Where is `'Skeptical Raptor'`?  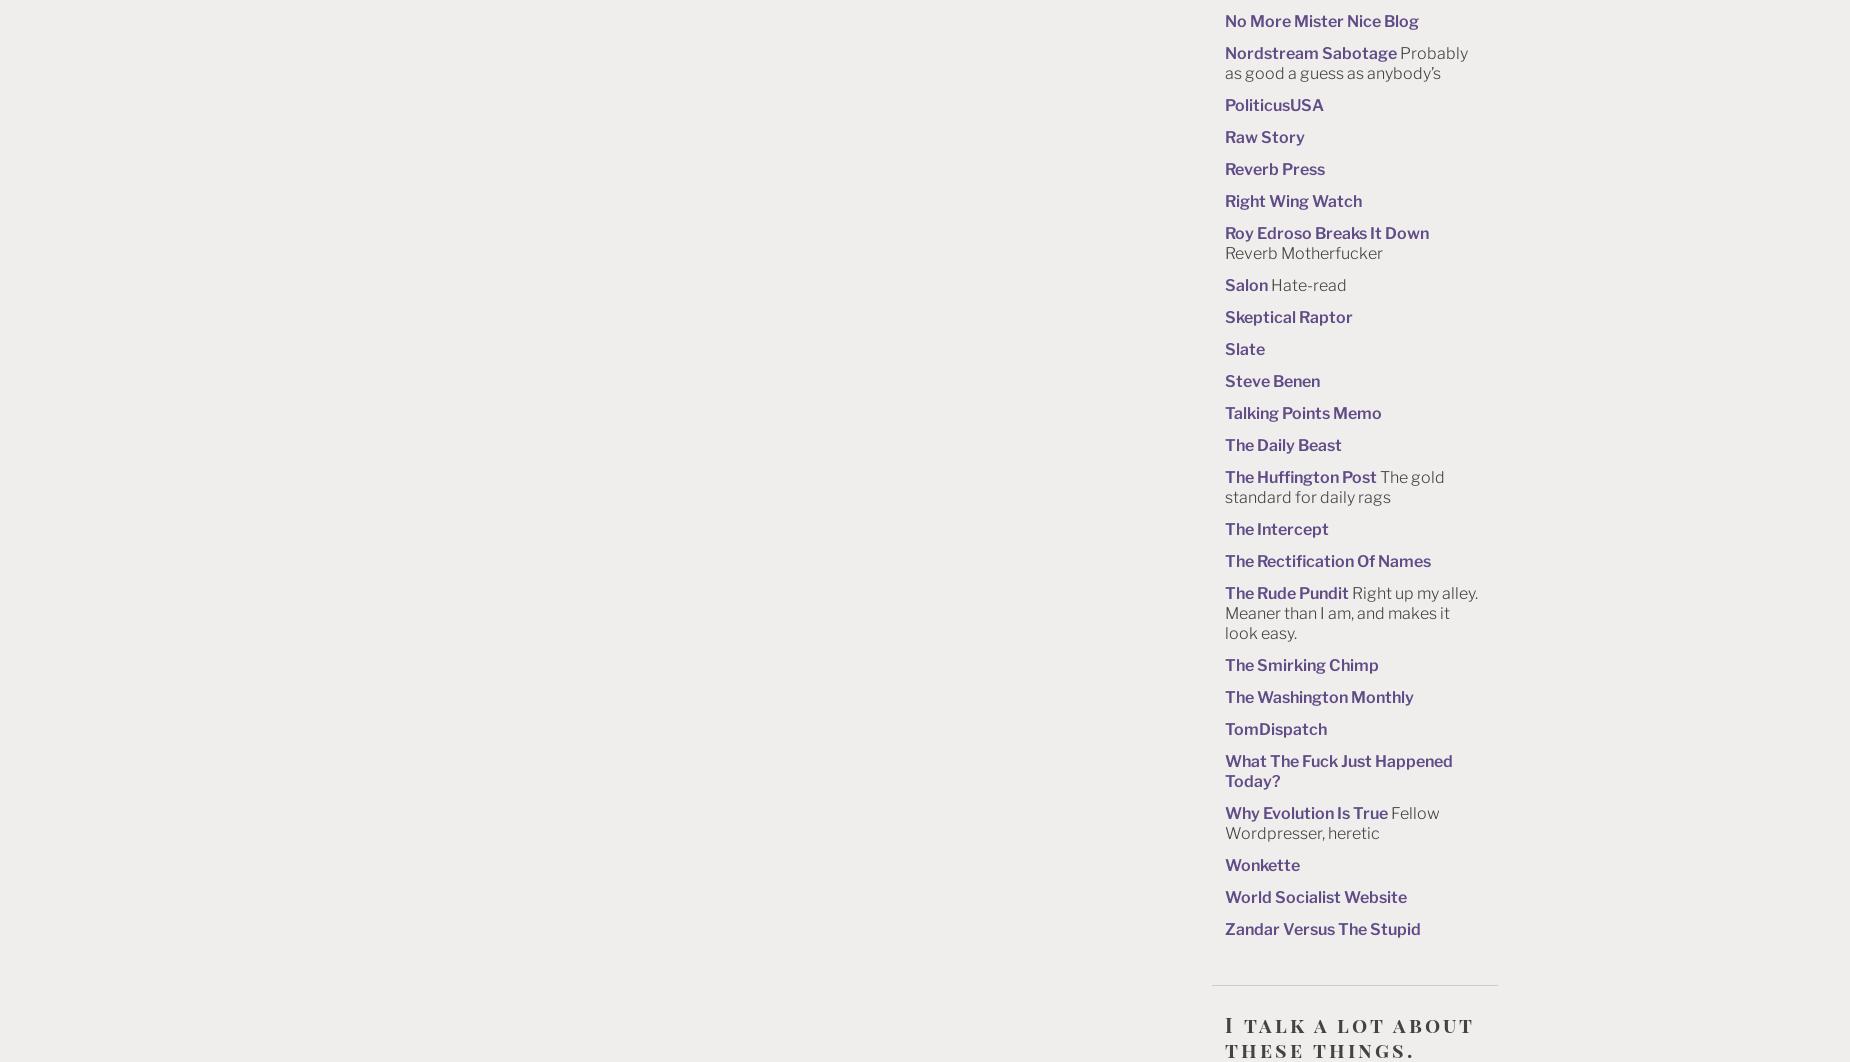 'Skeptical Raptor' is located at coordinates (1288, 315).